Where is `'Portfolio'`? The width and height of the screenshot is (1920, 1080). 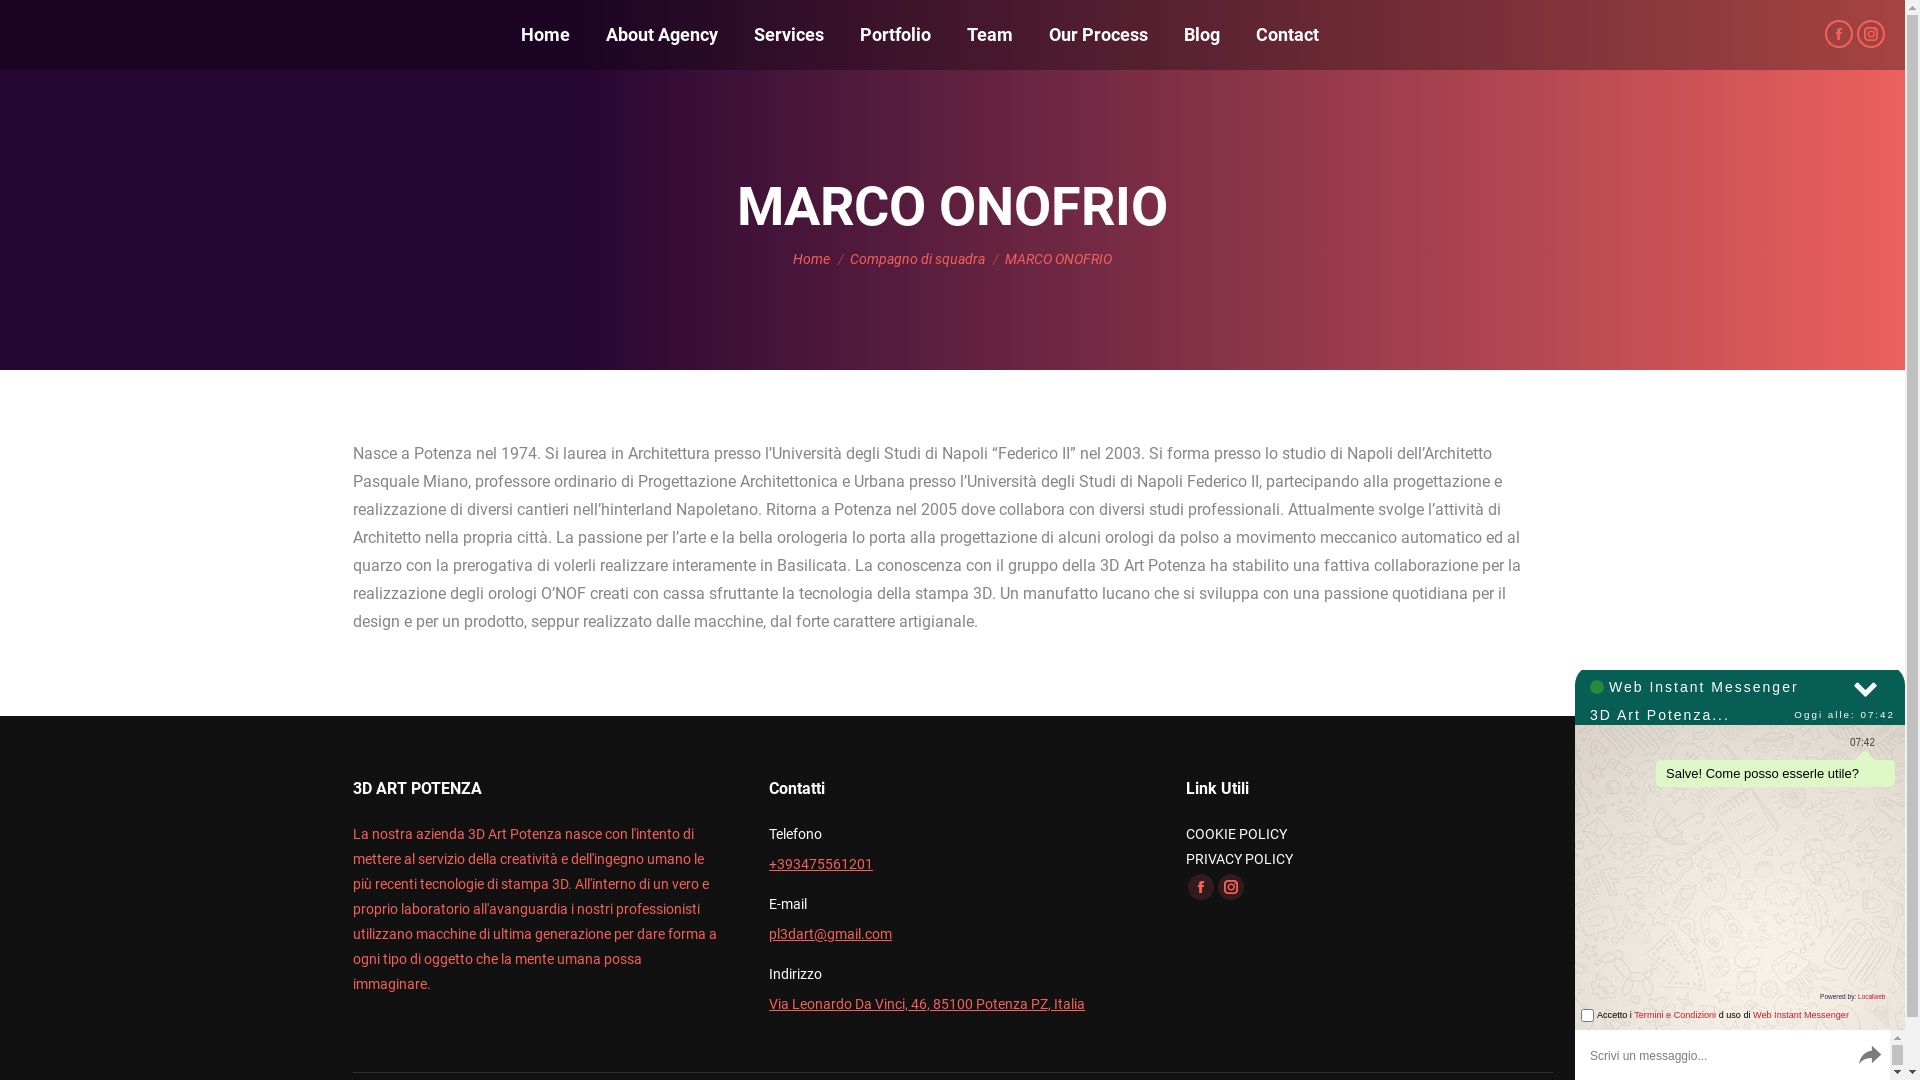
'Portfolio' is located at coordinates (894, 34).